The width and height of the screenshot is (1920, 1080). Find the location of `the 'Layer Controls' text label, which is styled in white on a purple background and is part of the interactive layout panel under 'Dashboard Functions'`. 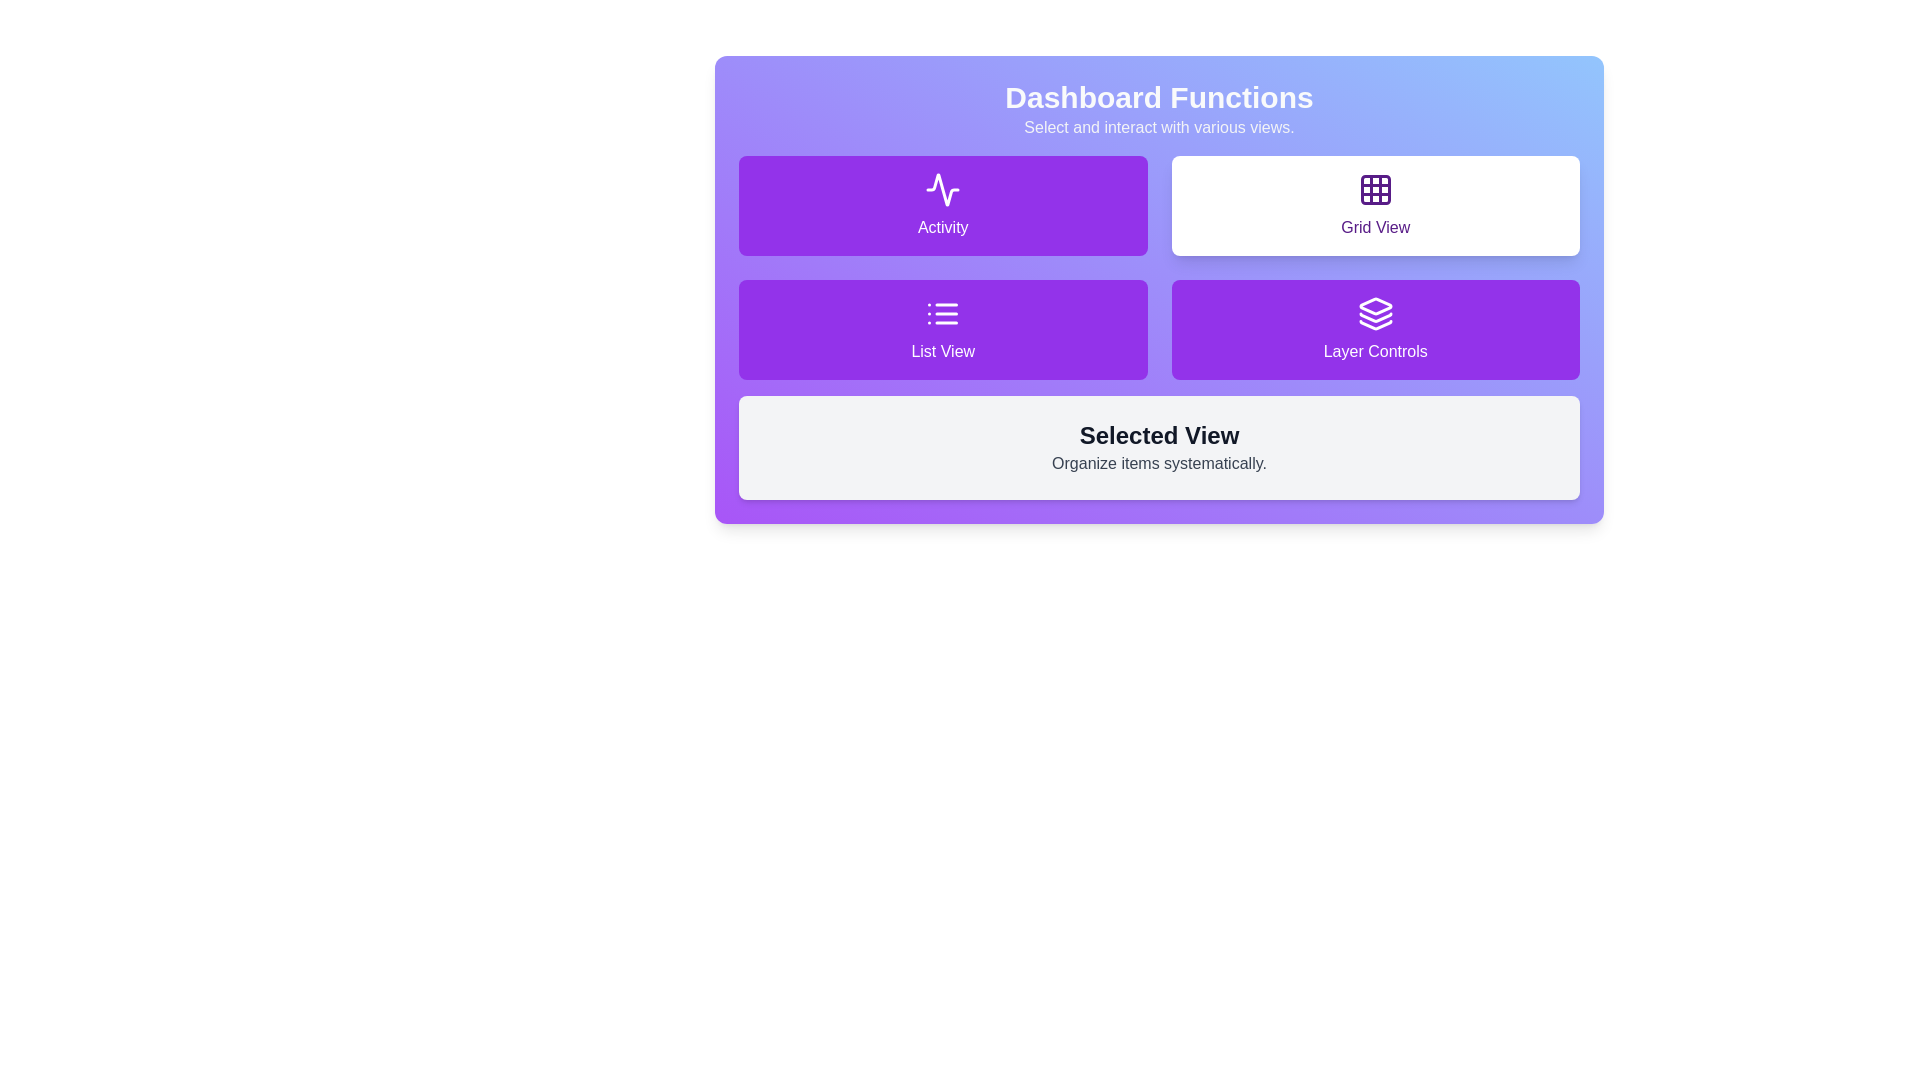

the 'Layer Controls' text label, which is styled in white on a purple background and is part of the interactive layout panel under 'Dashboard Functions' is located at coordinates (1374, 350).